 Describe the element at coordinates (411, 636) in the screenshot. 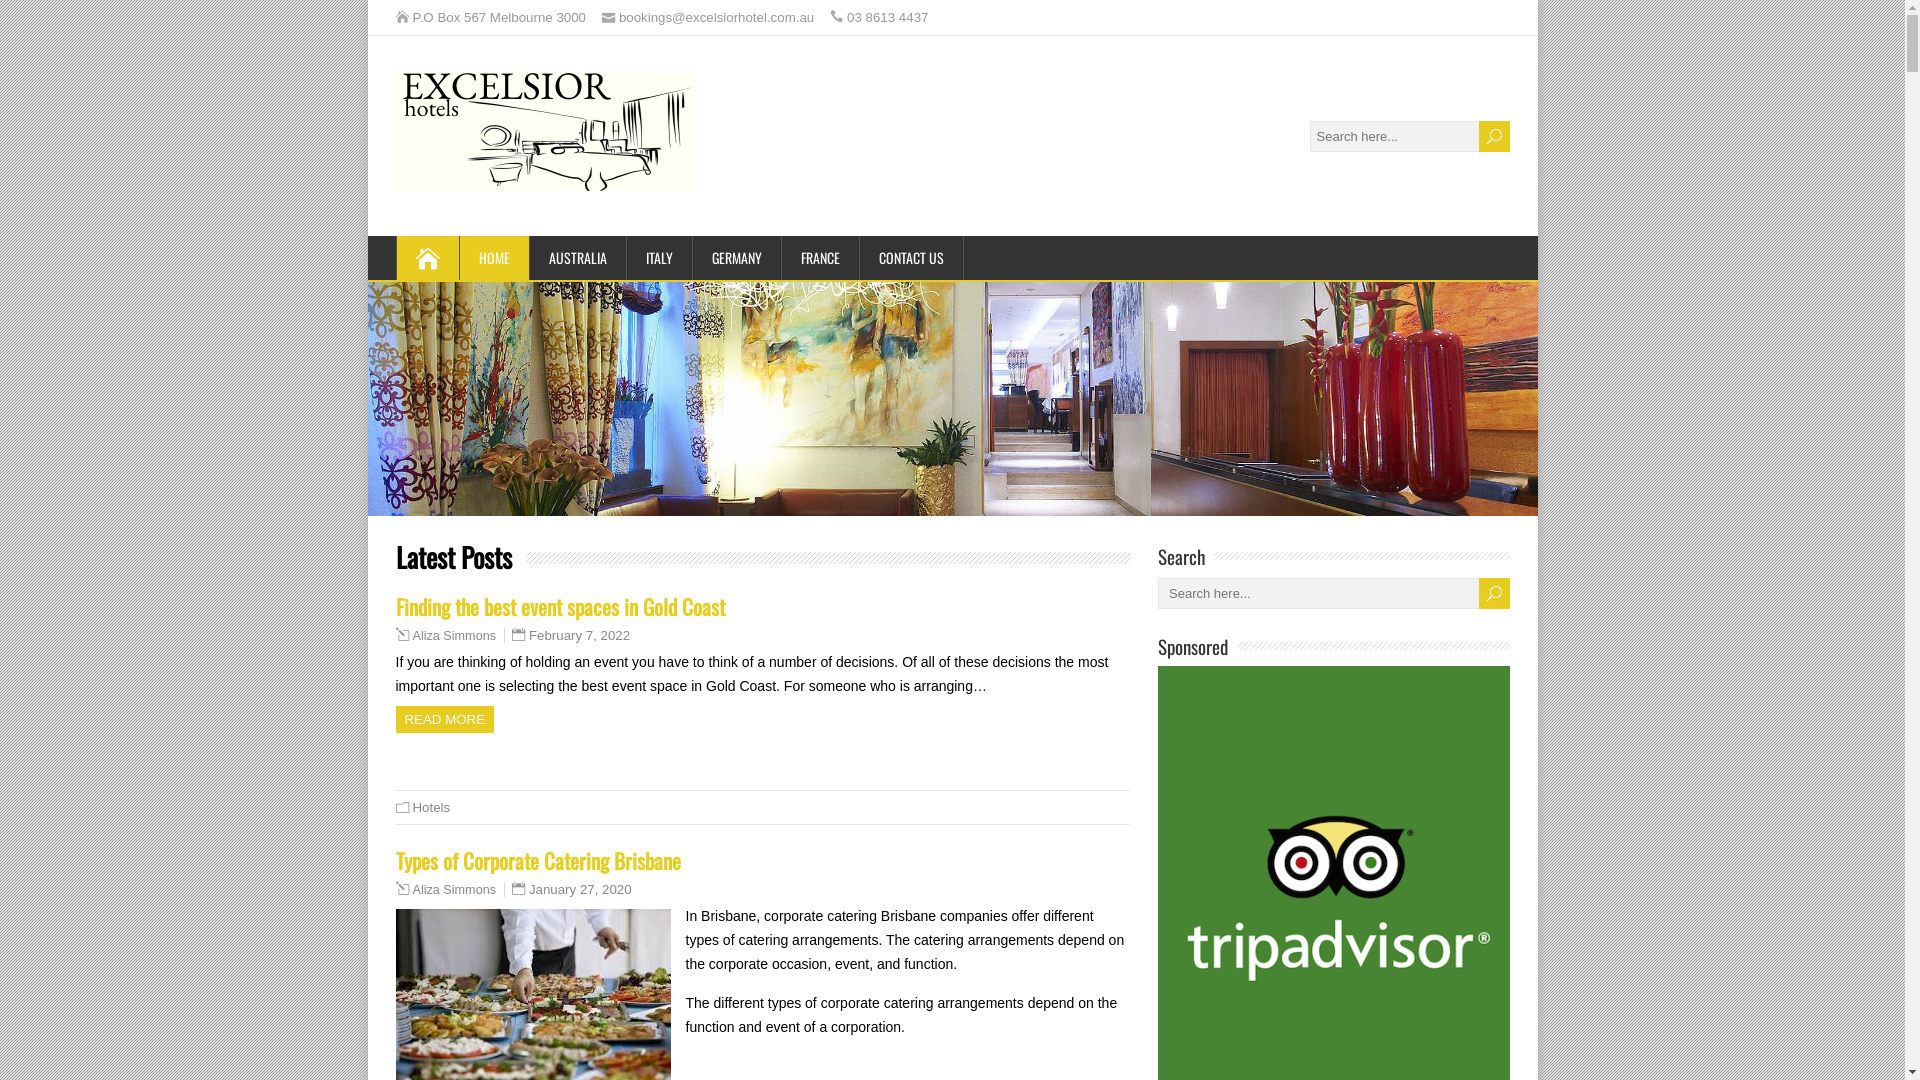

I see `'Aliza Simmons'` at that location.